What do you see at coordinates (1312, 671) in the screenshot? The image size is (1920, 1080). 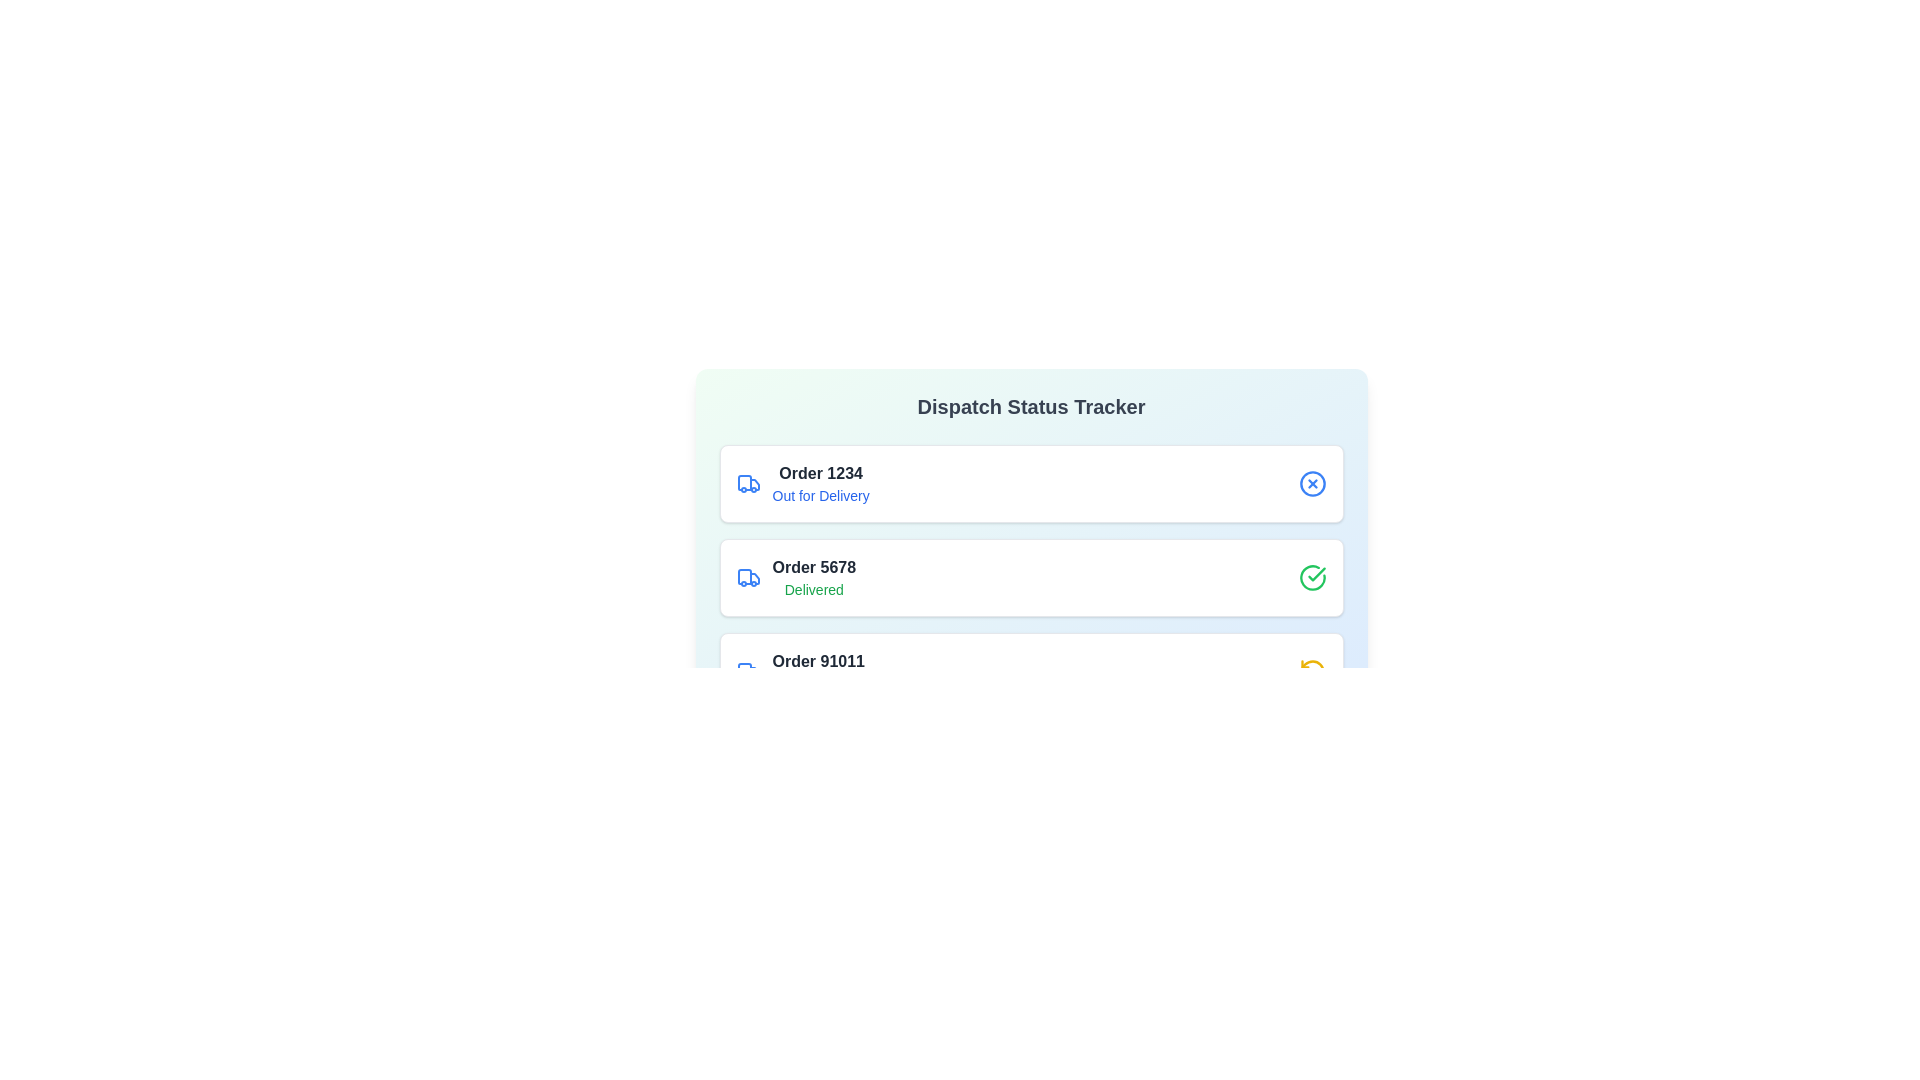 I see `the icon representing the status of order 91011` at bounding box center [1312, 671].